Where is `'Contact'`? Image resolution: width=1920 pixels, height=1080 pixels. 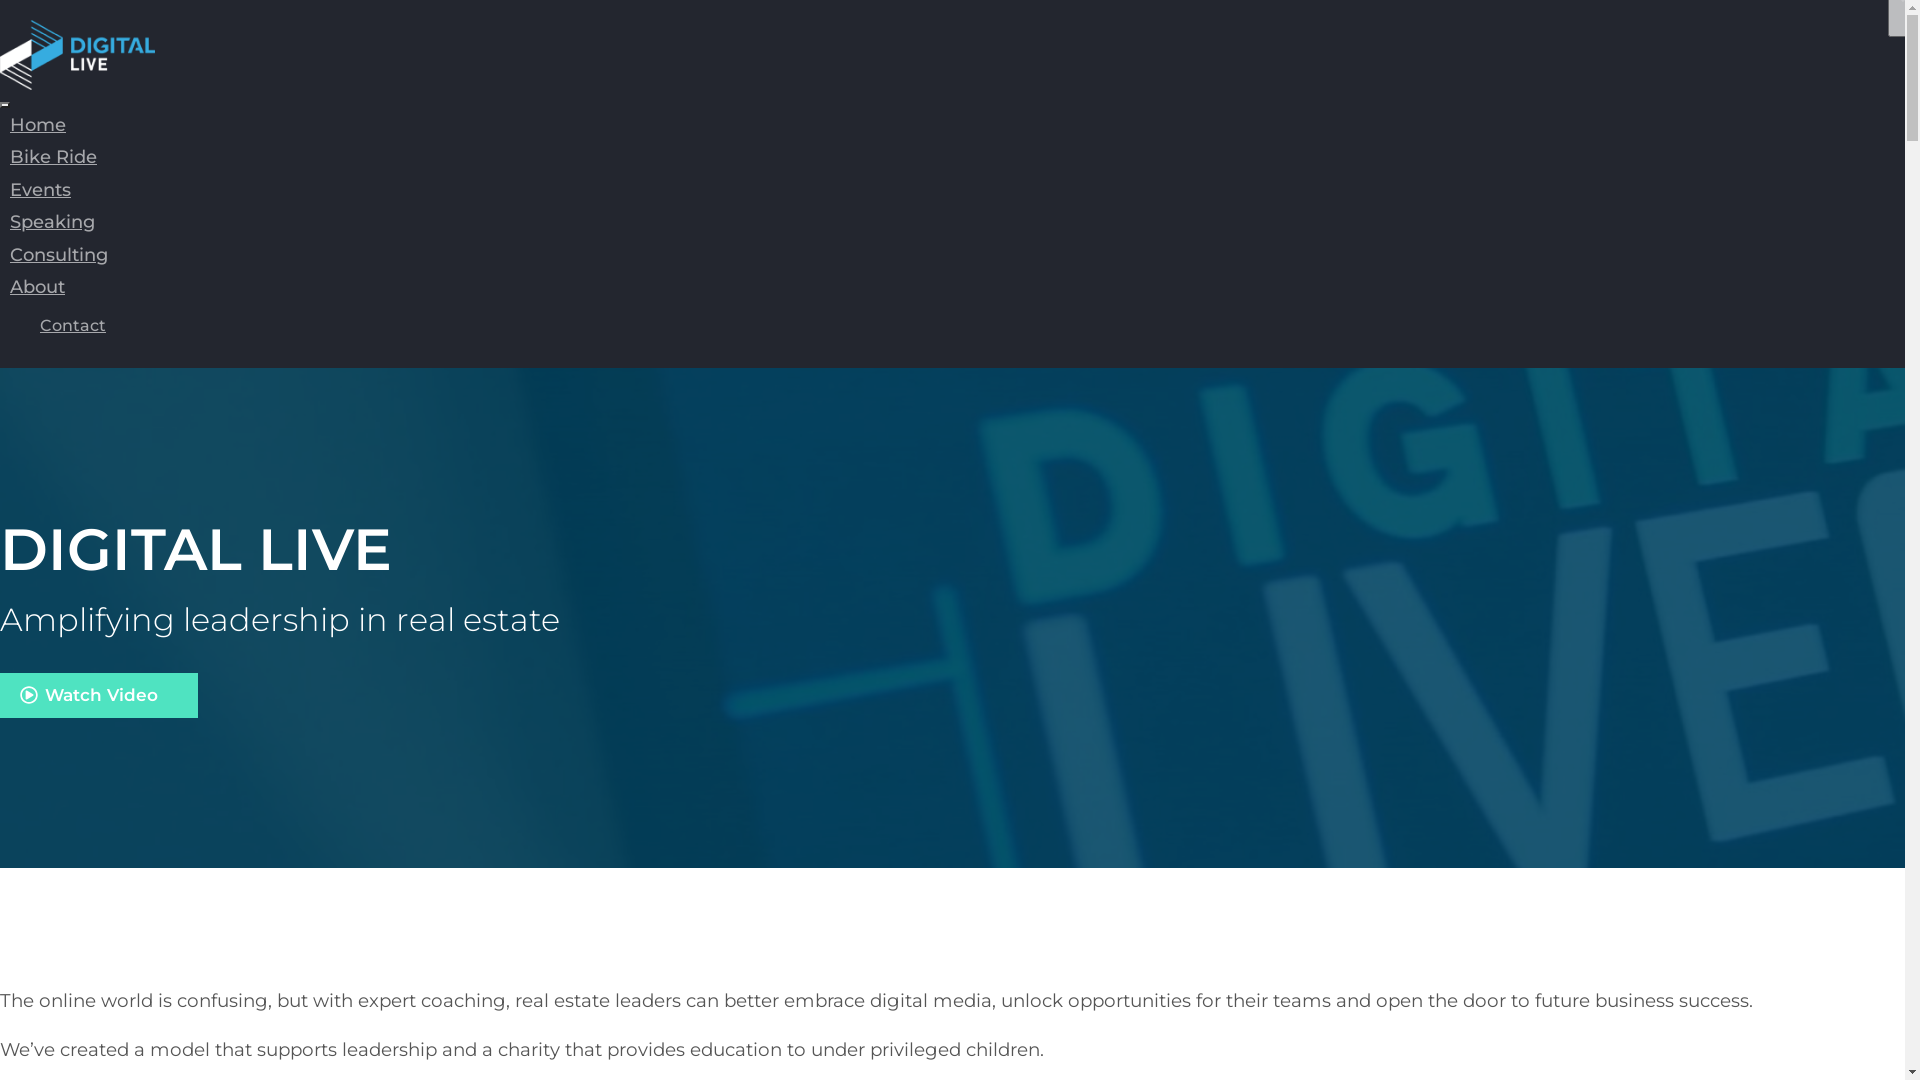
'Contact' is located at coordinates (72, 324).